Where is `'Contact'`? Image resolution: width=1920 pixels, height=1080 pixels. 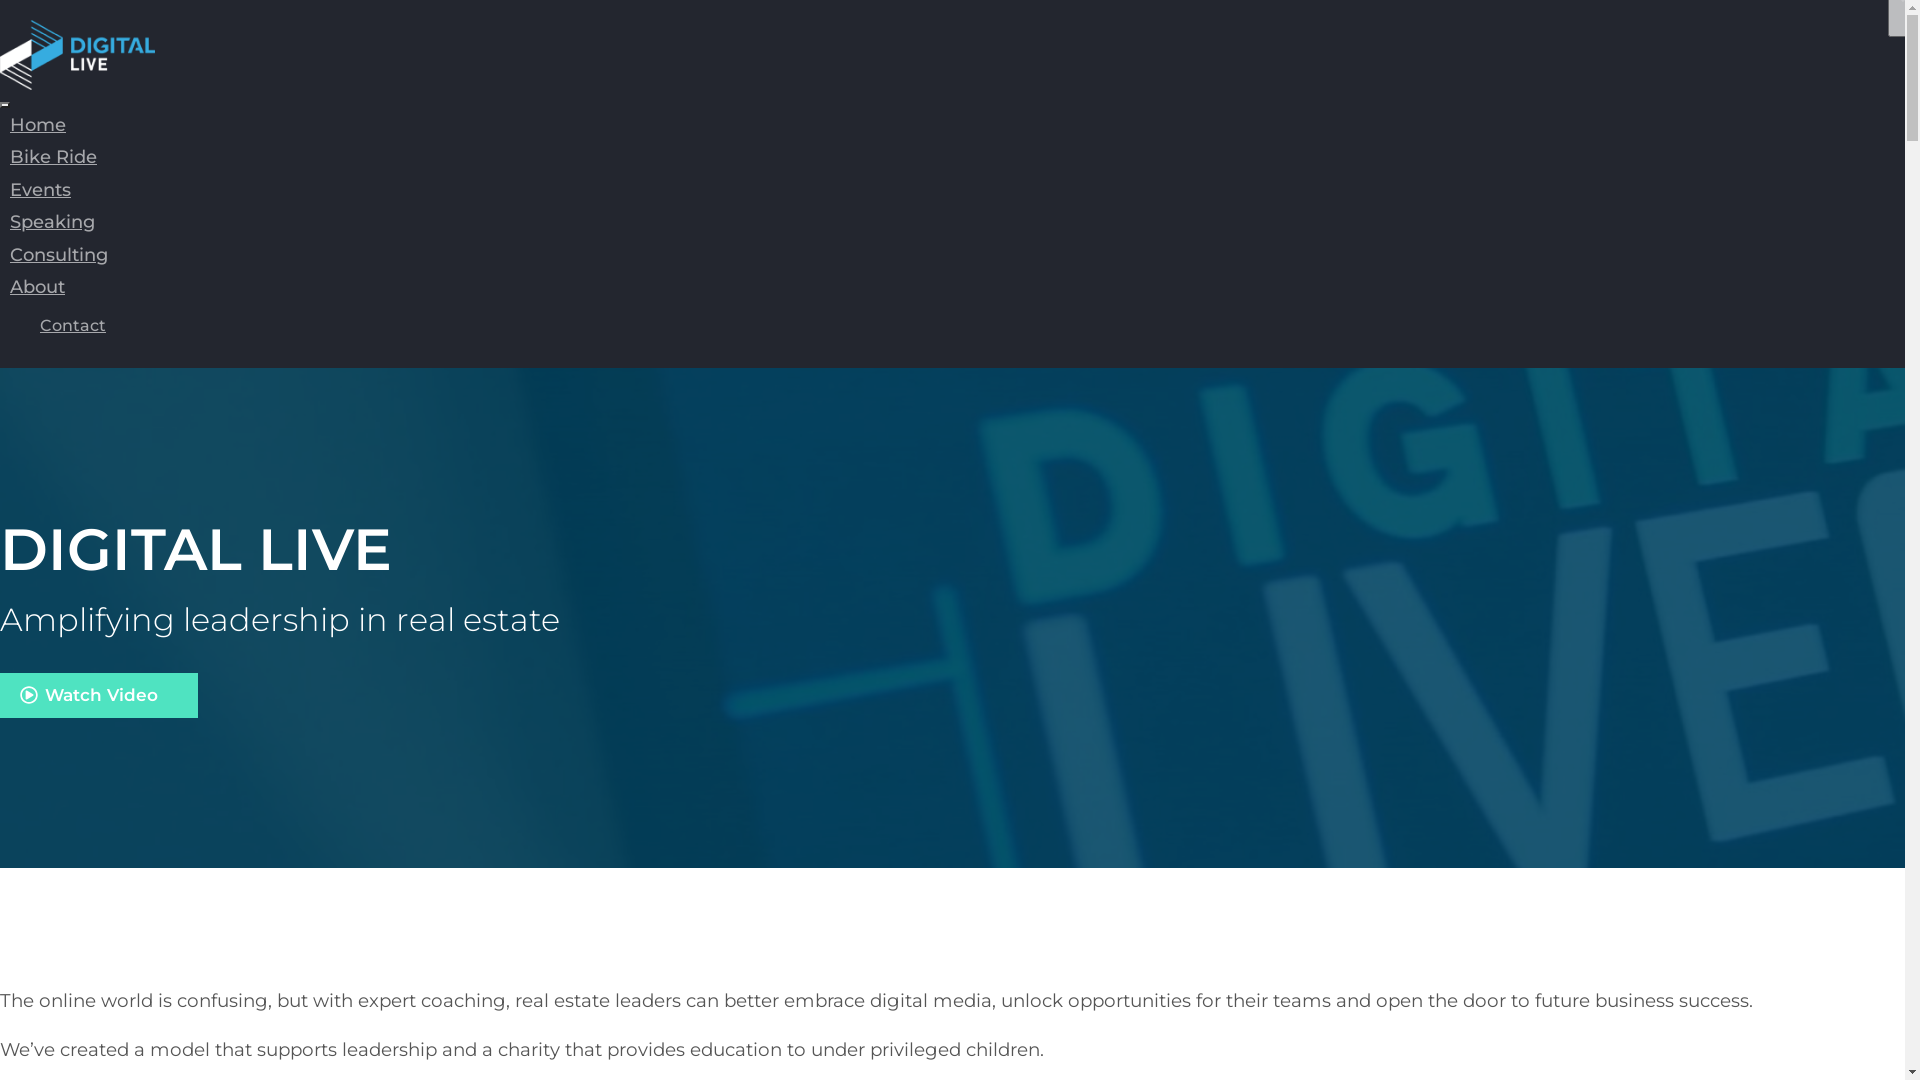
'Contact' is located at coordinates (72, 324).